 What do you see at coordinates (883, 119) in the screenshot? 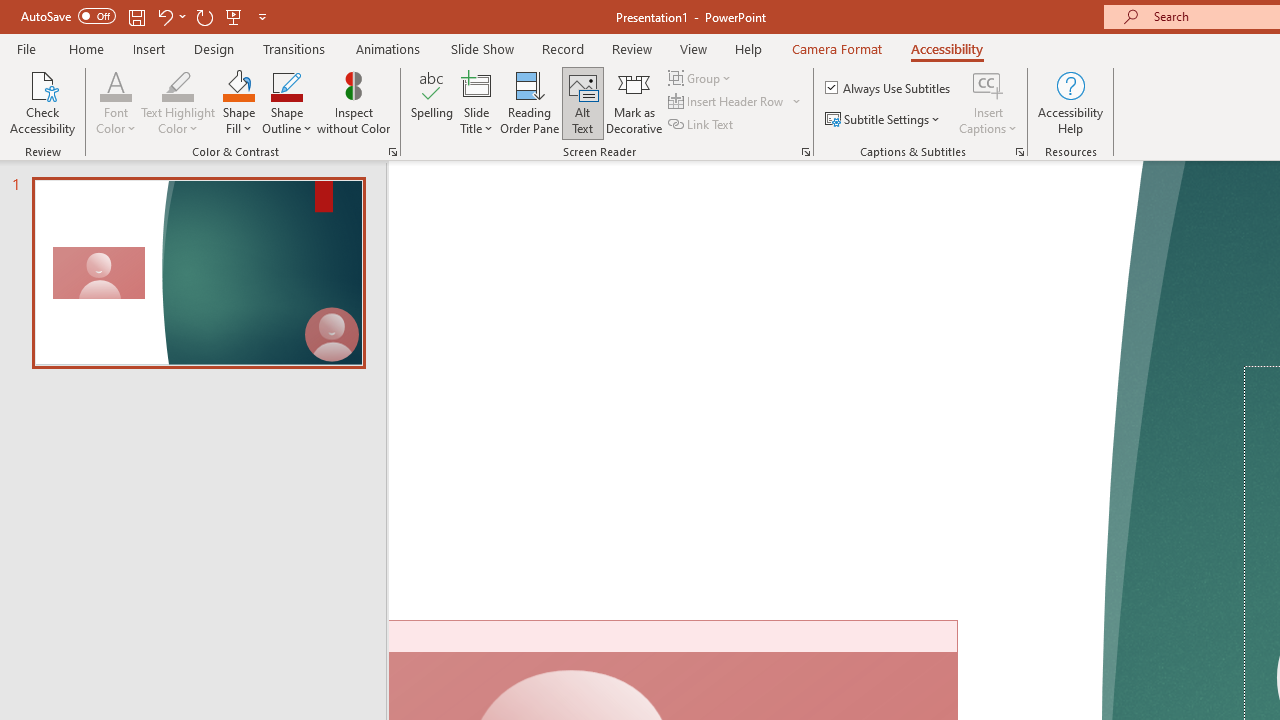
I see `'Subtitle Settings'` at bounding box center [883, 119].